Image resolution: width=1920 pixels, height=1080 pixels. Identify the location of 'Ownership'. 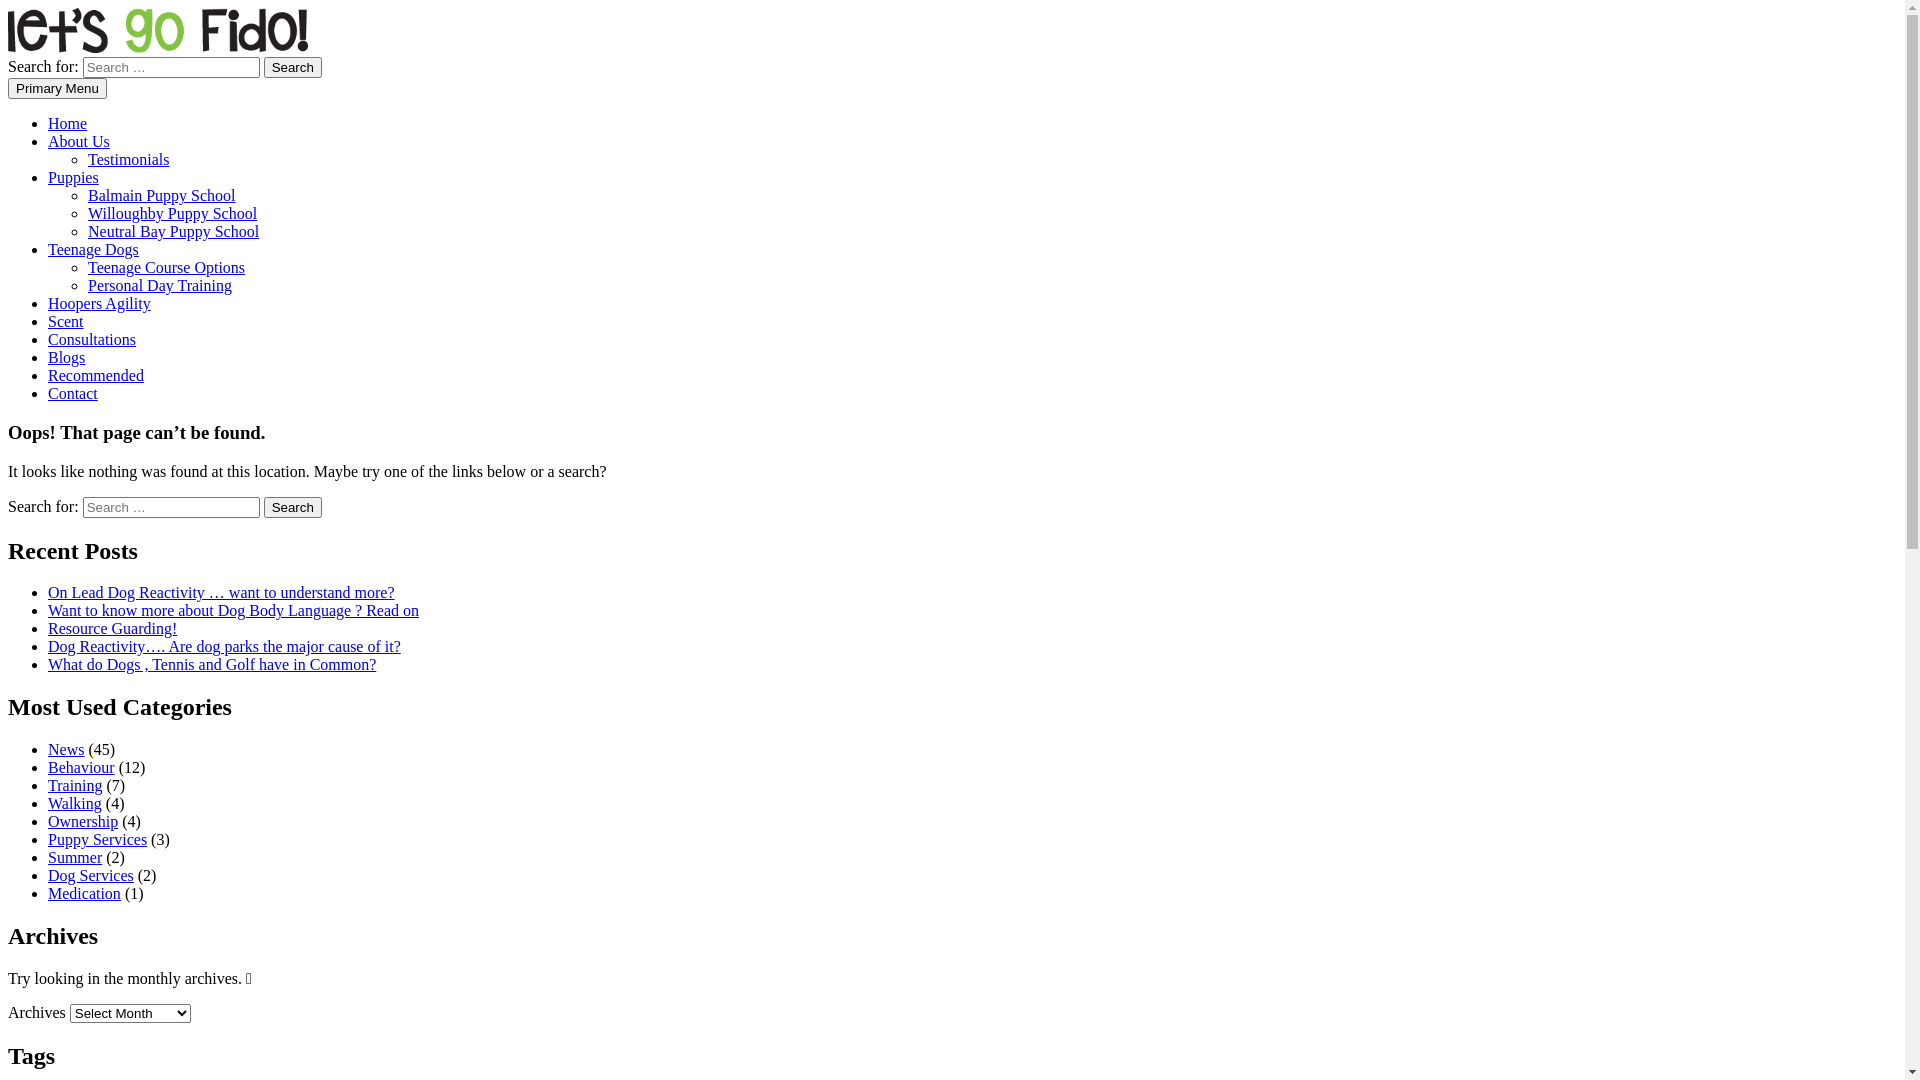
(81, 821).